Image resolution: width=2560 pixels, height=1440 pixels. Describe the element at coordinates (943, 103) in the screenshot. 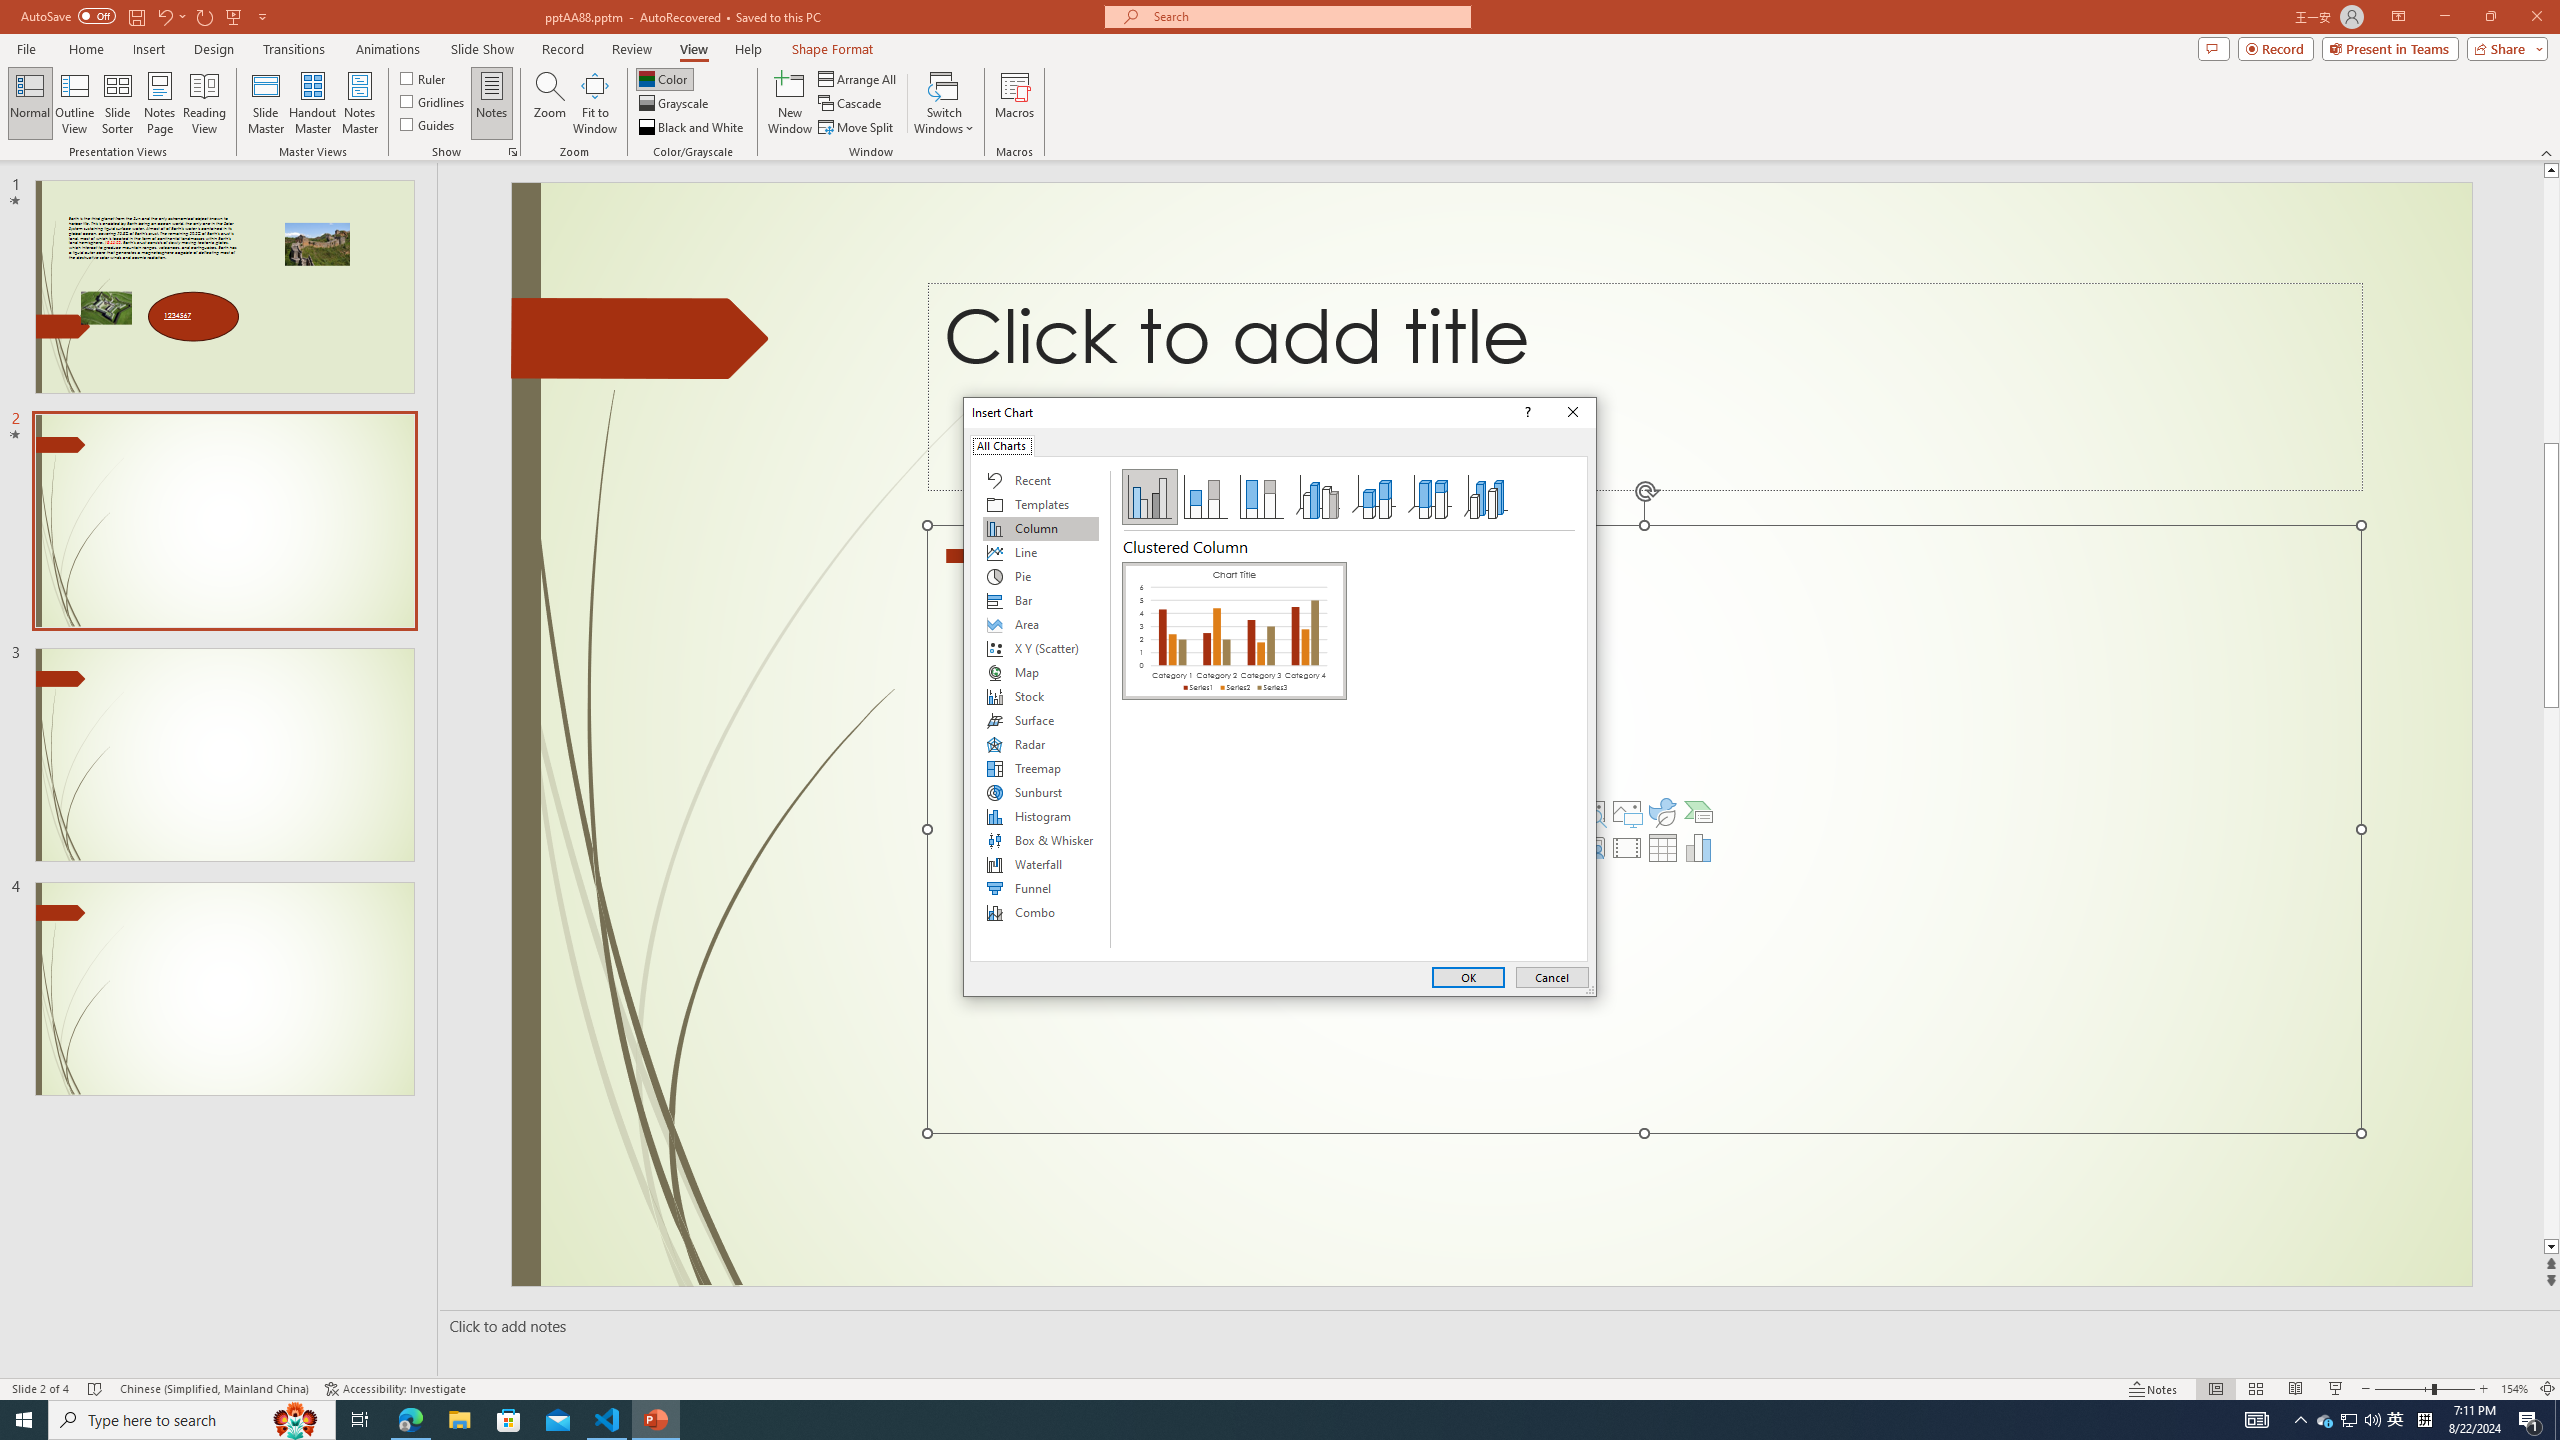

I see `'Switch Windows'` at that location.